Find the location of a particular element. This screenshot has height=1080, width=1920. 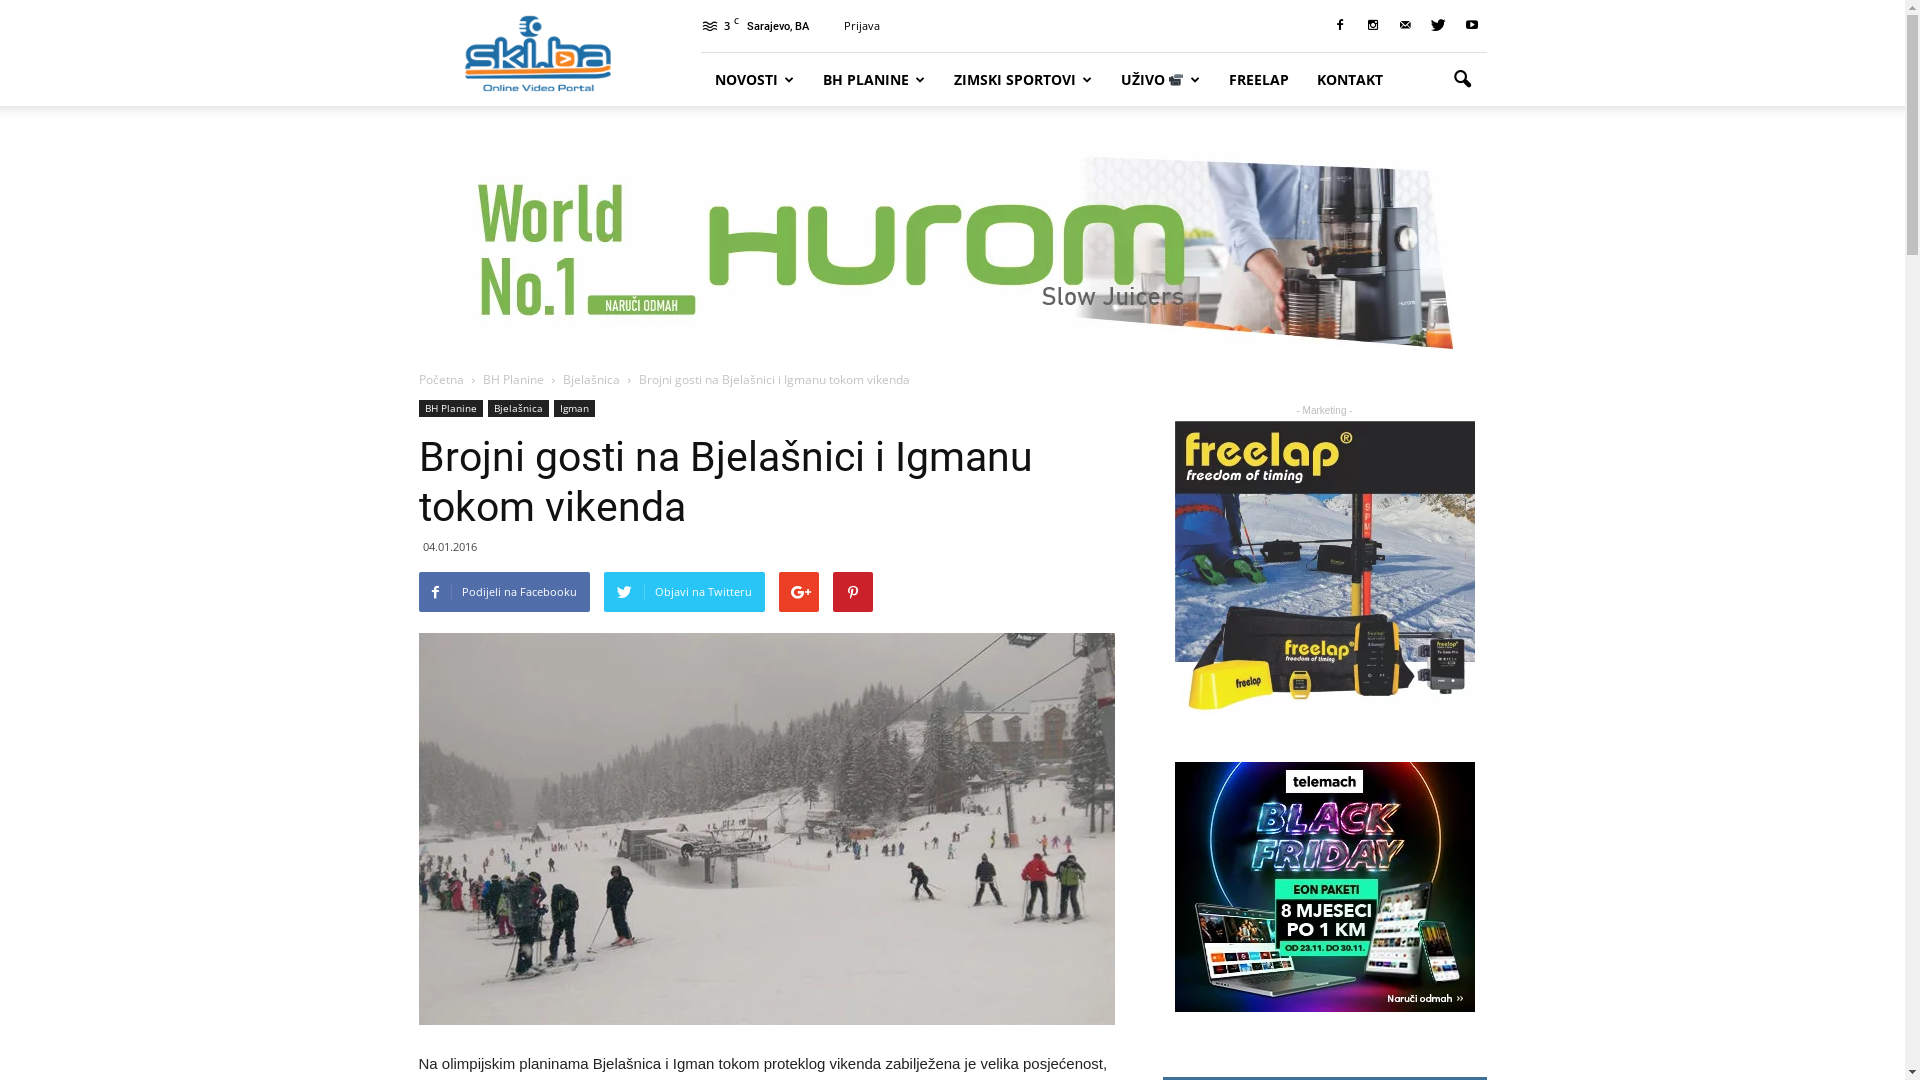

'NOVOSTI' is located at coordinates (700, 78).